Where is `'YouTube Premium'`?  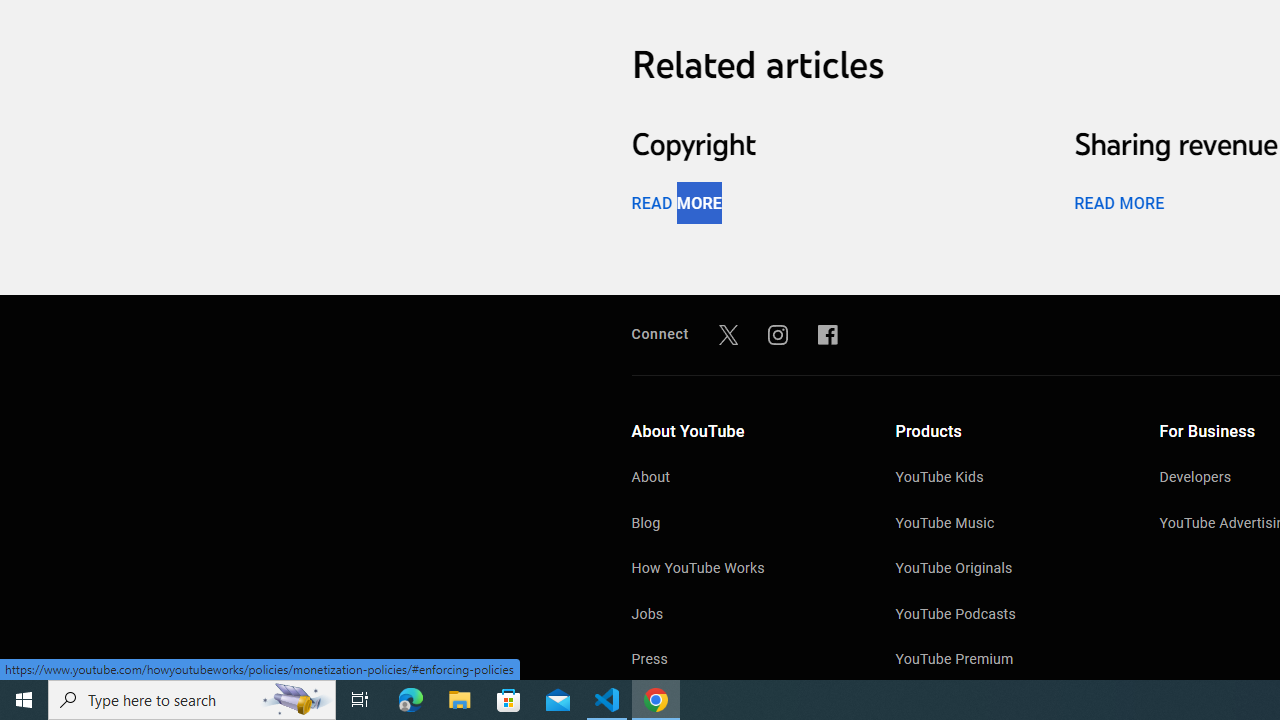
'YouTube Premium' is located at coordinates (1007, 661).